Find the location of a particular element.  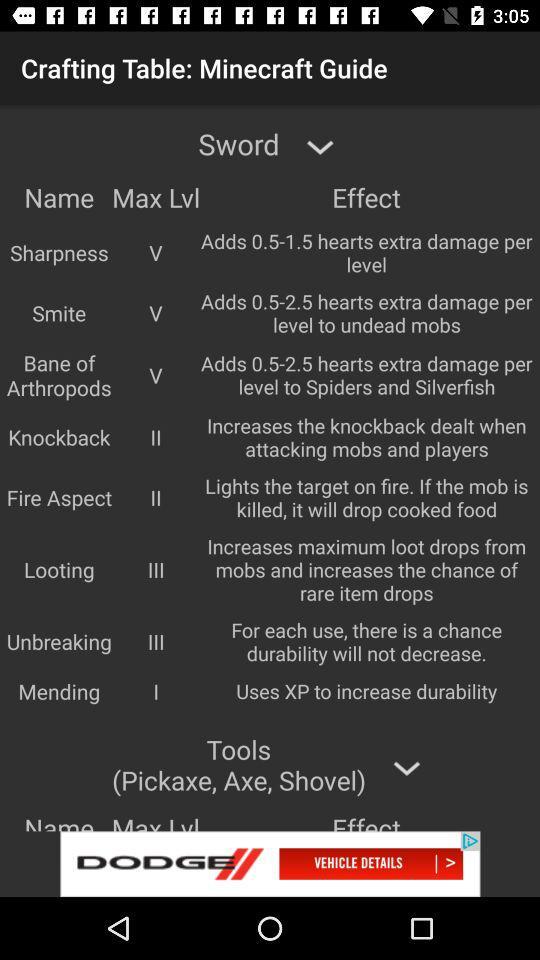

this add information is located at coordinates (270, 863).